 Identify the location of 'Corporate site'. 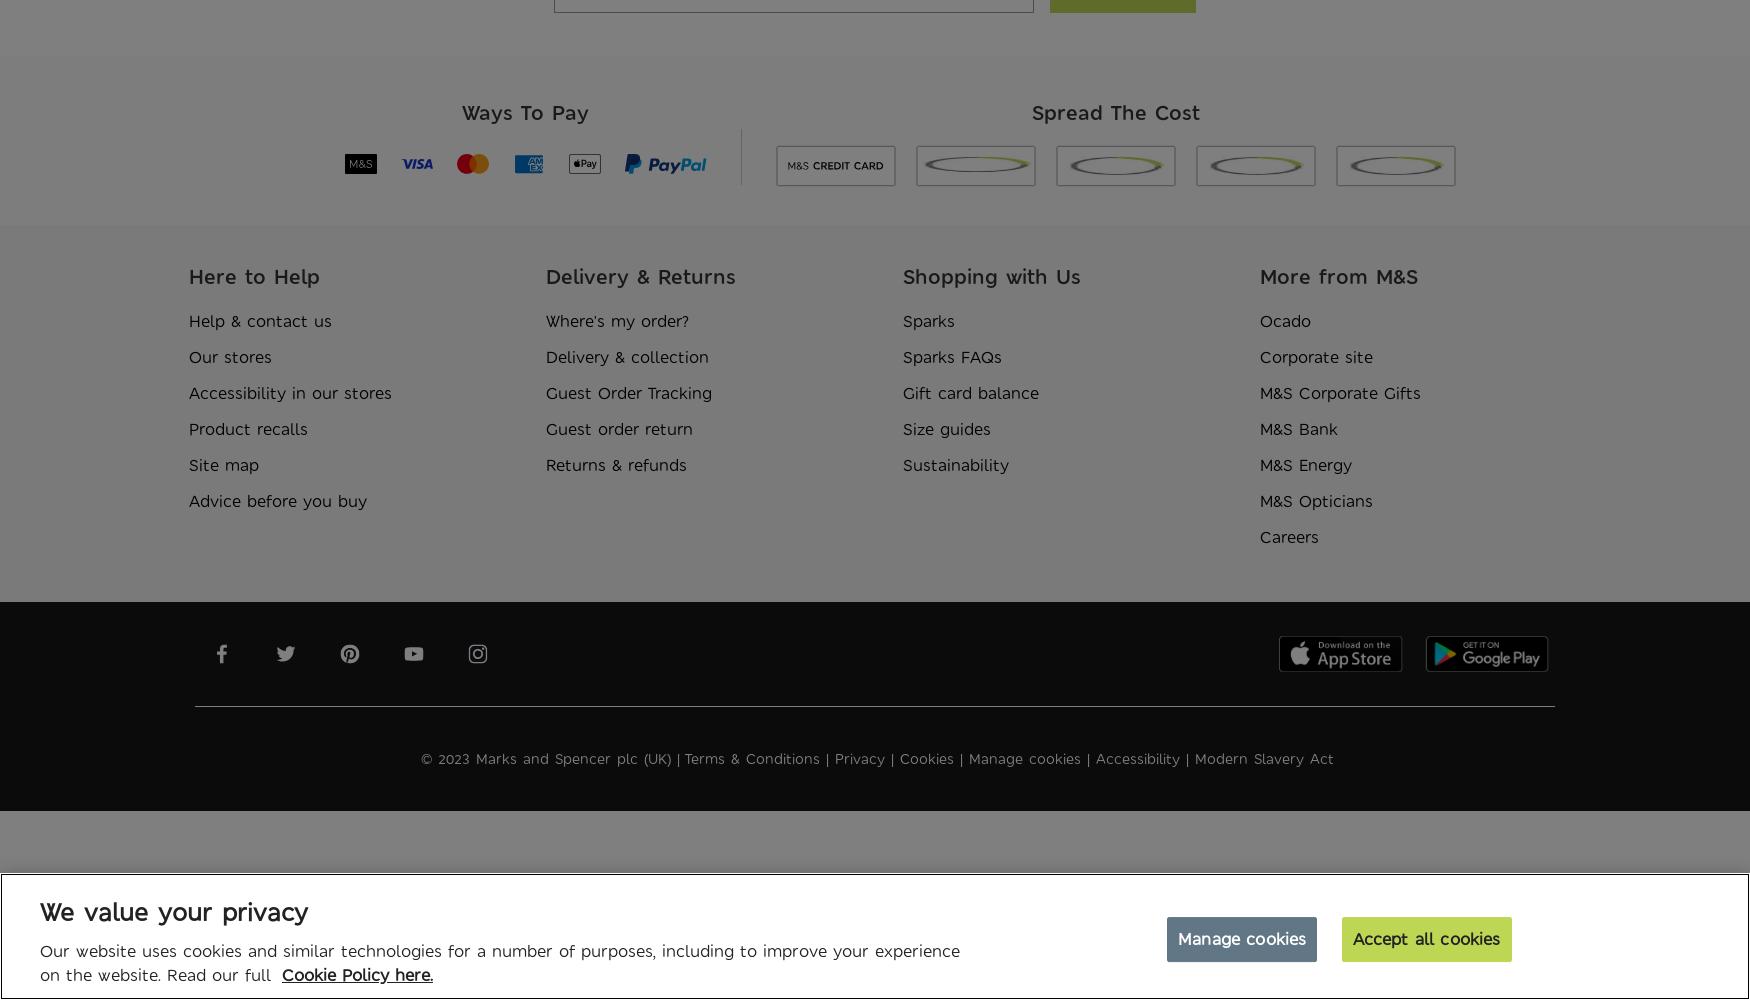
(1316, 356).